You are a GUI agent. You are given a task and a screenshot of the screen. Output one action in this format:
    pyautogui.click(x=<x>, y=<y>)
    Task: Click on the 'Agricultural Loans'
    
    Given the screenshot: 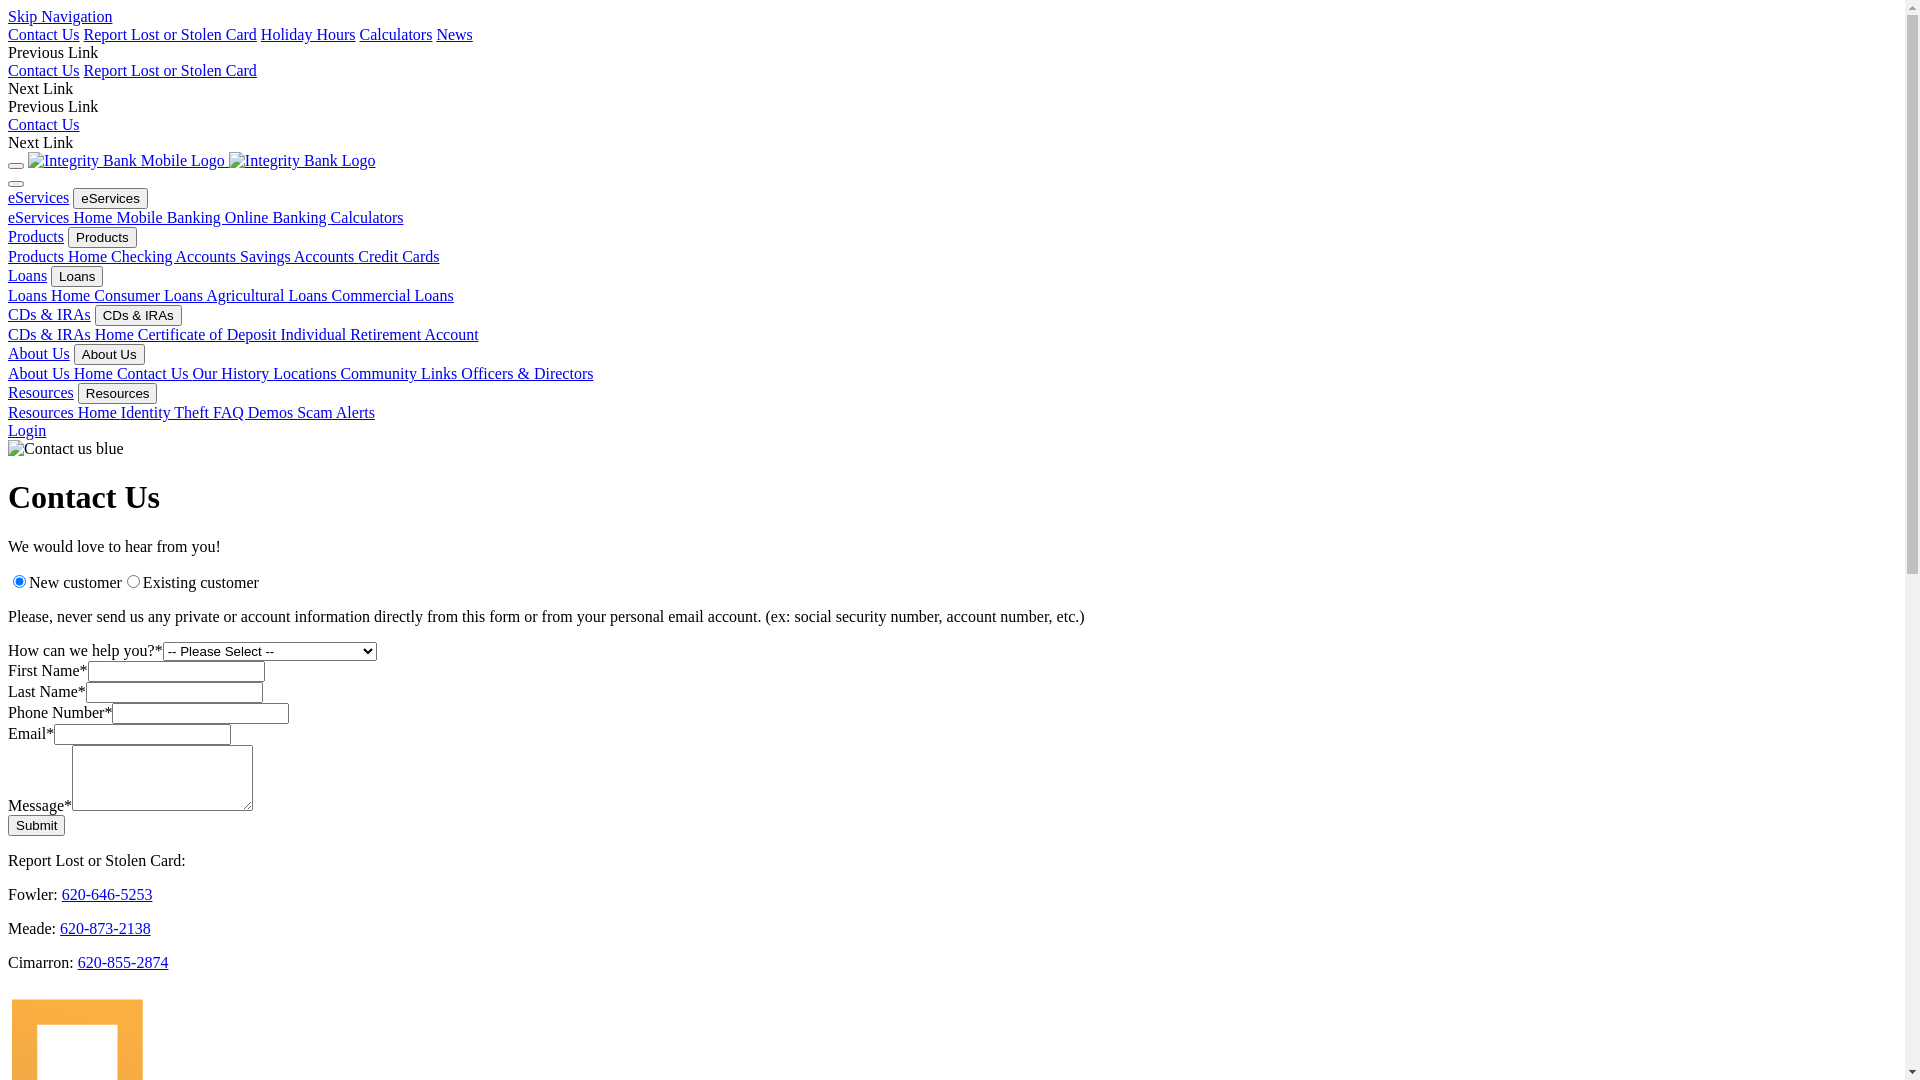 What is the action you would take?
    pyautogui.click(x=267, y=295)
    